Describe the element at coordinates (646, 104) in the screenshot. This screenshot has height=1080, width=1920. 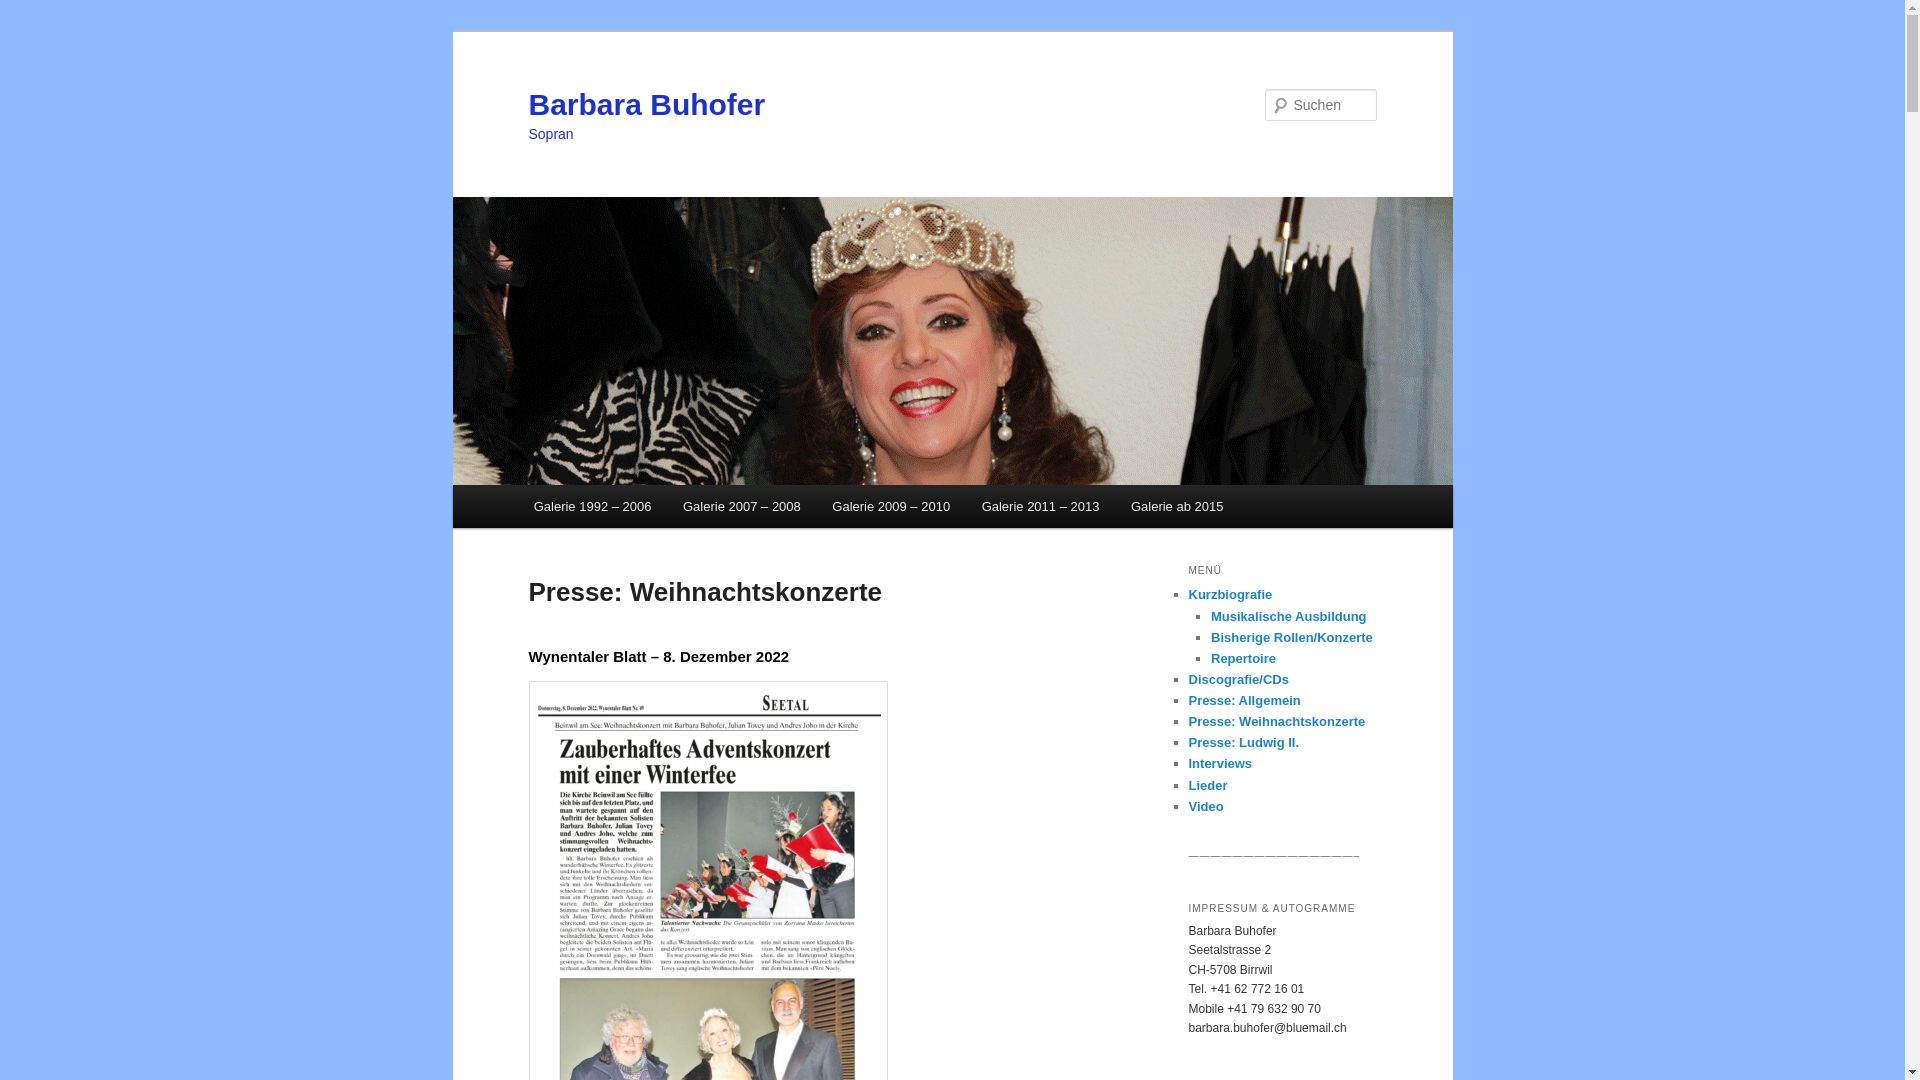
I see `'Barbara Buhofer'` at that location.